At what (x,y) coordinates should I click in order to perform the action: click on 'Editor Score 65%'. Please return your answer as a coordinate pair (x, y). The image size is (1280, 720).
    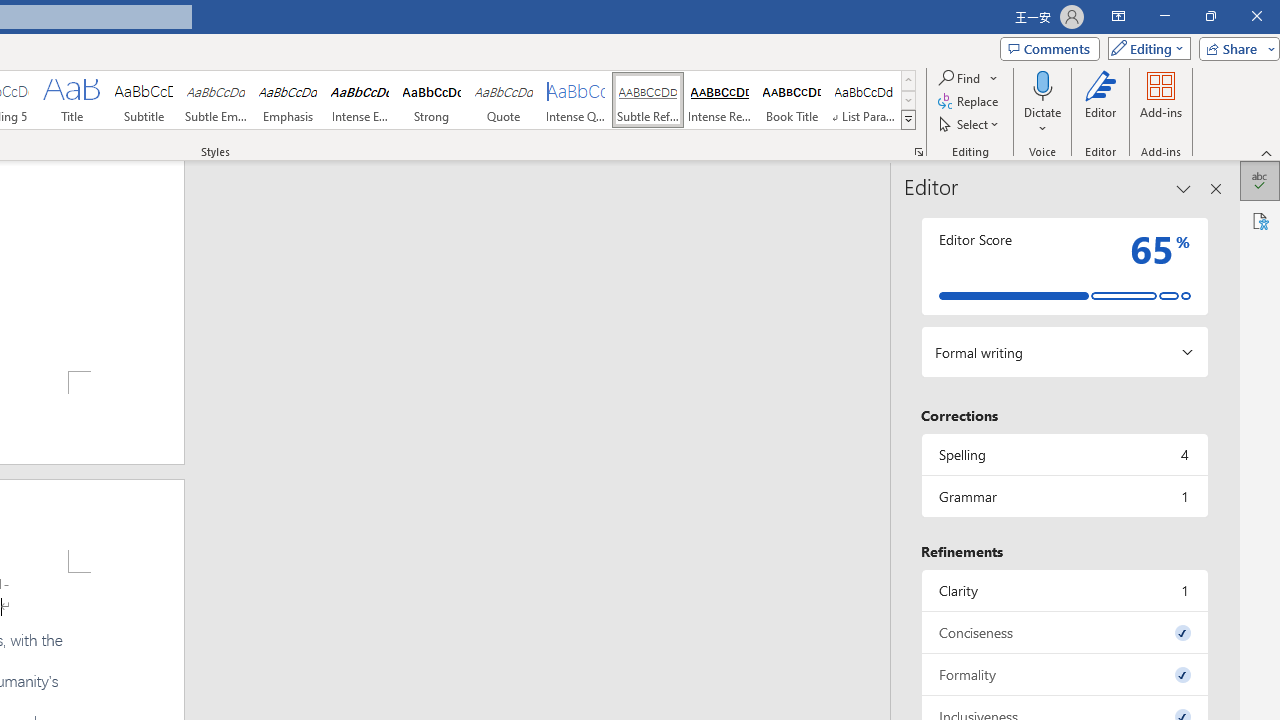
    Looking at the image, I should click on (1063, 265).